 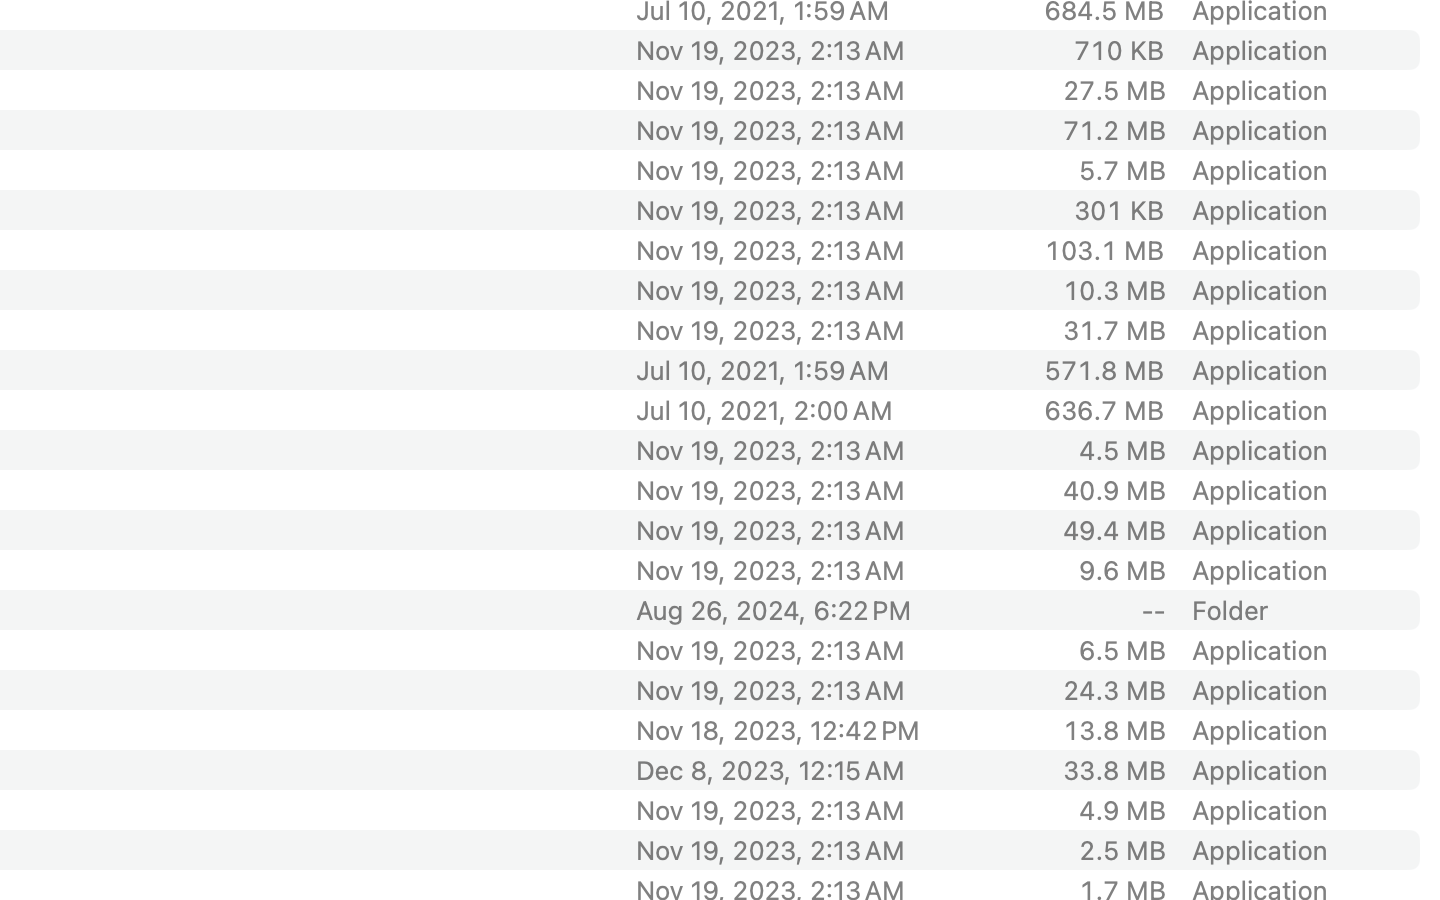 I want to click on '2.5 MB', so click(x=1121, y=849).